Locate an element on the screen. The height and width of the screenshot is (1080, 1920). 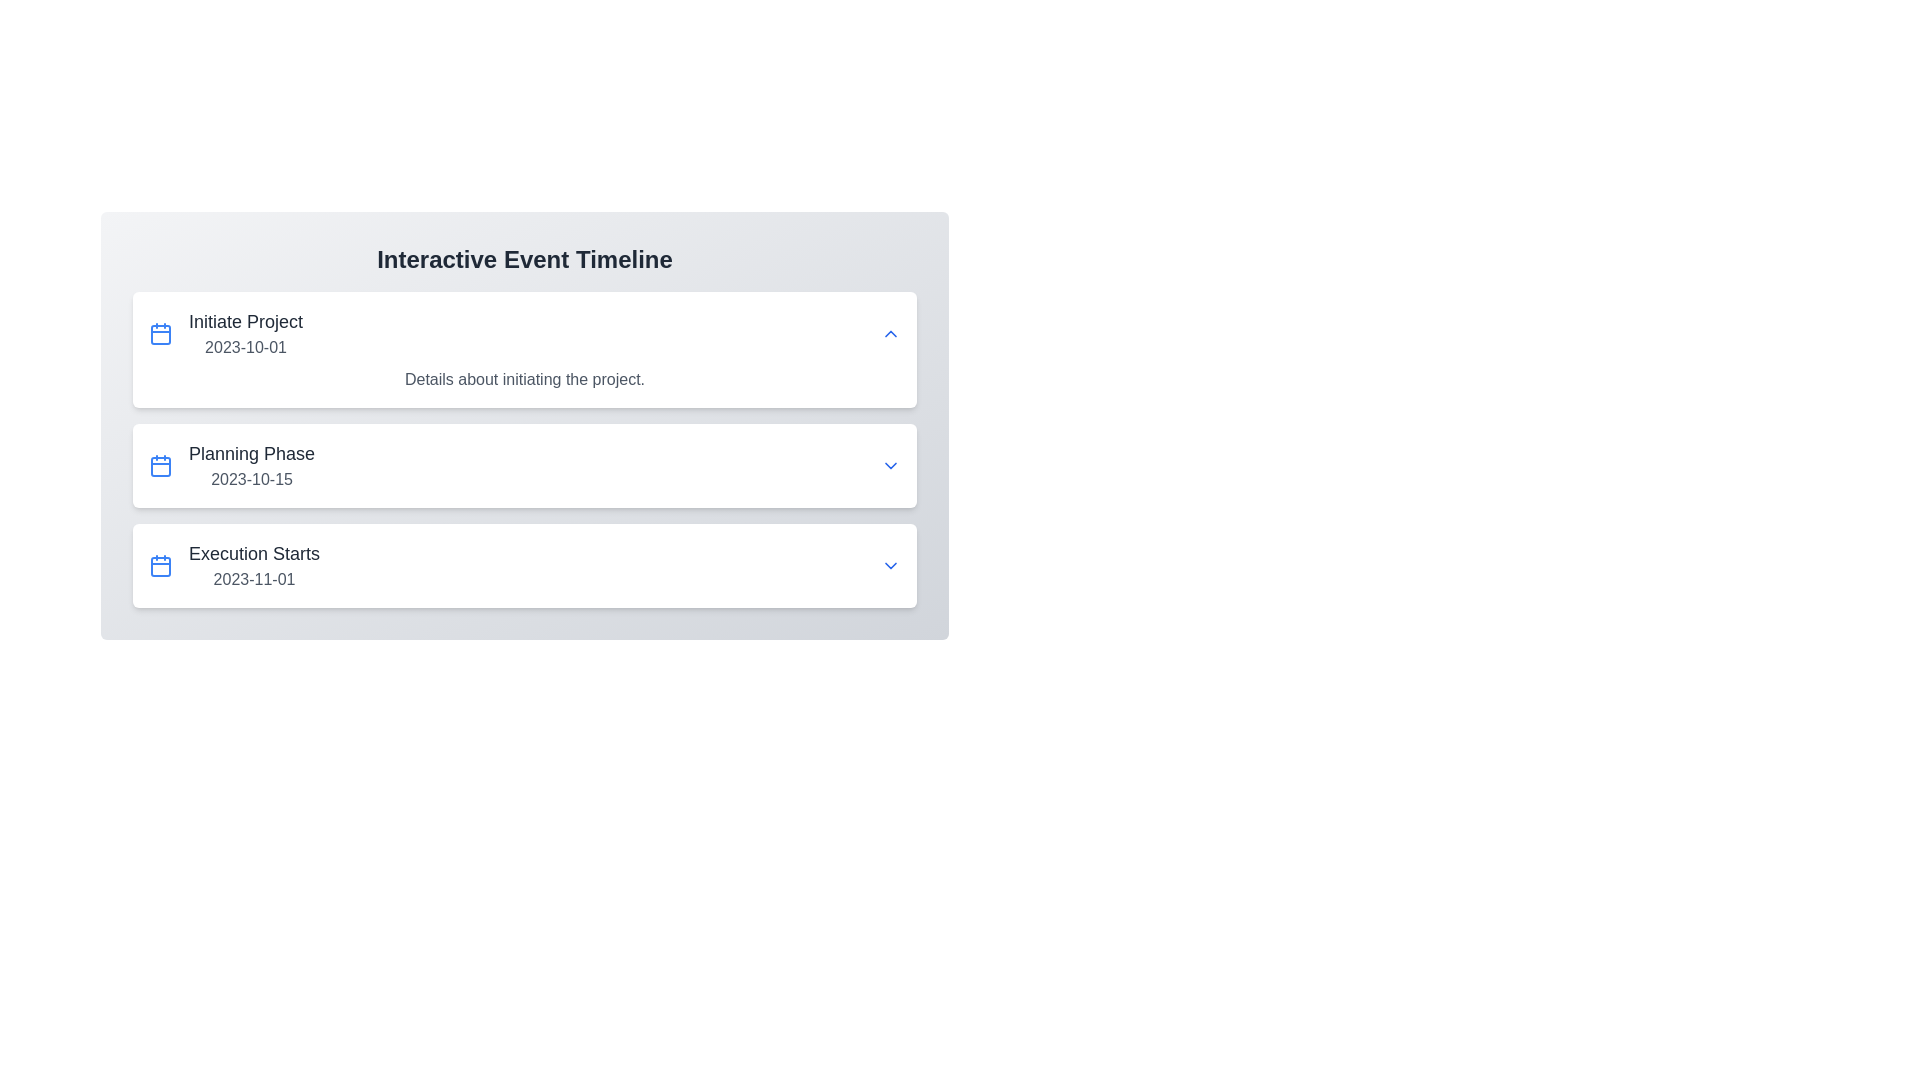
text from the first item in the 'Interactive Event Timeline' section, which indicates the 'Initiate Project' milestone is located at coordinates (244, 333).